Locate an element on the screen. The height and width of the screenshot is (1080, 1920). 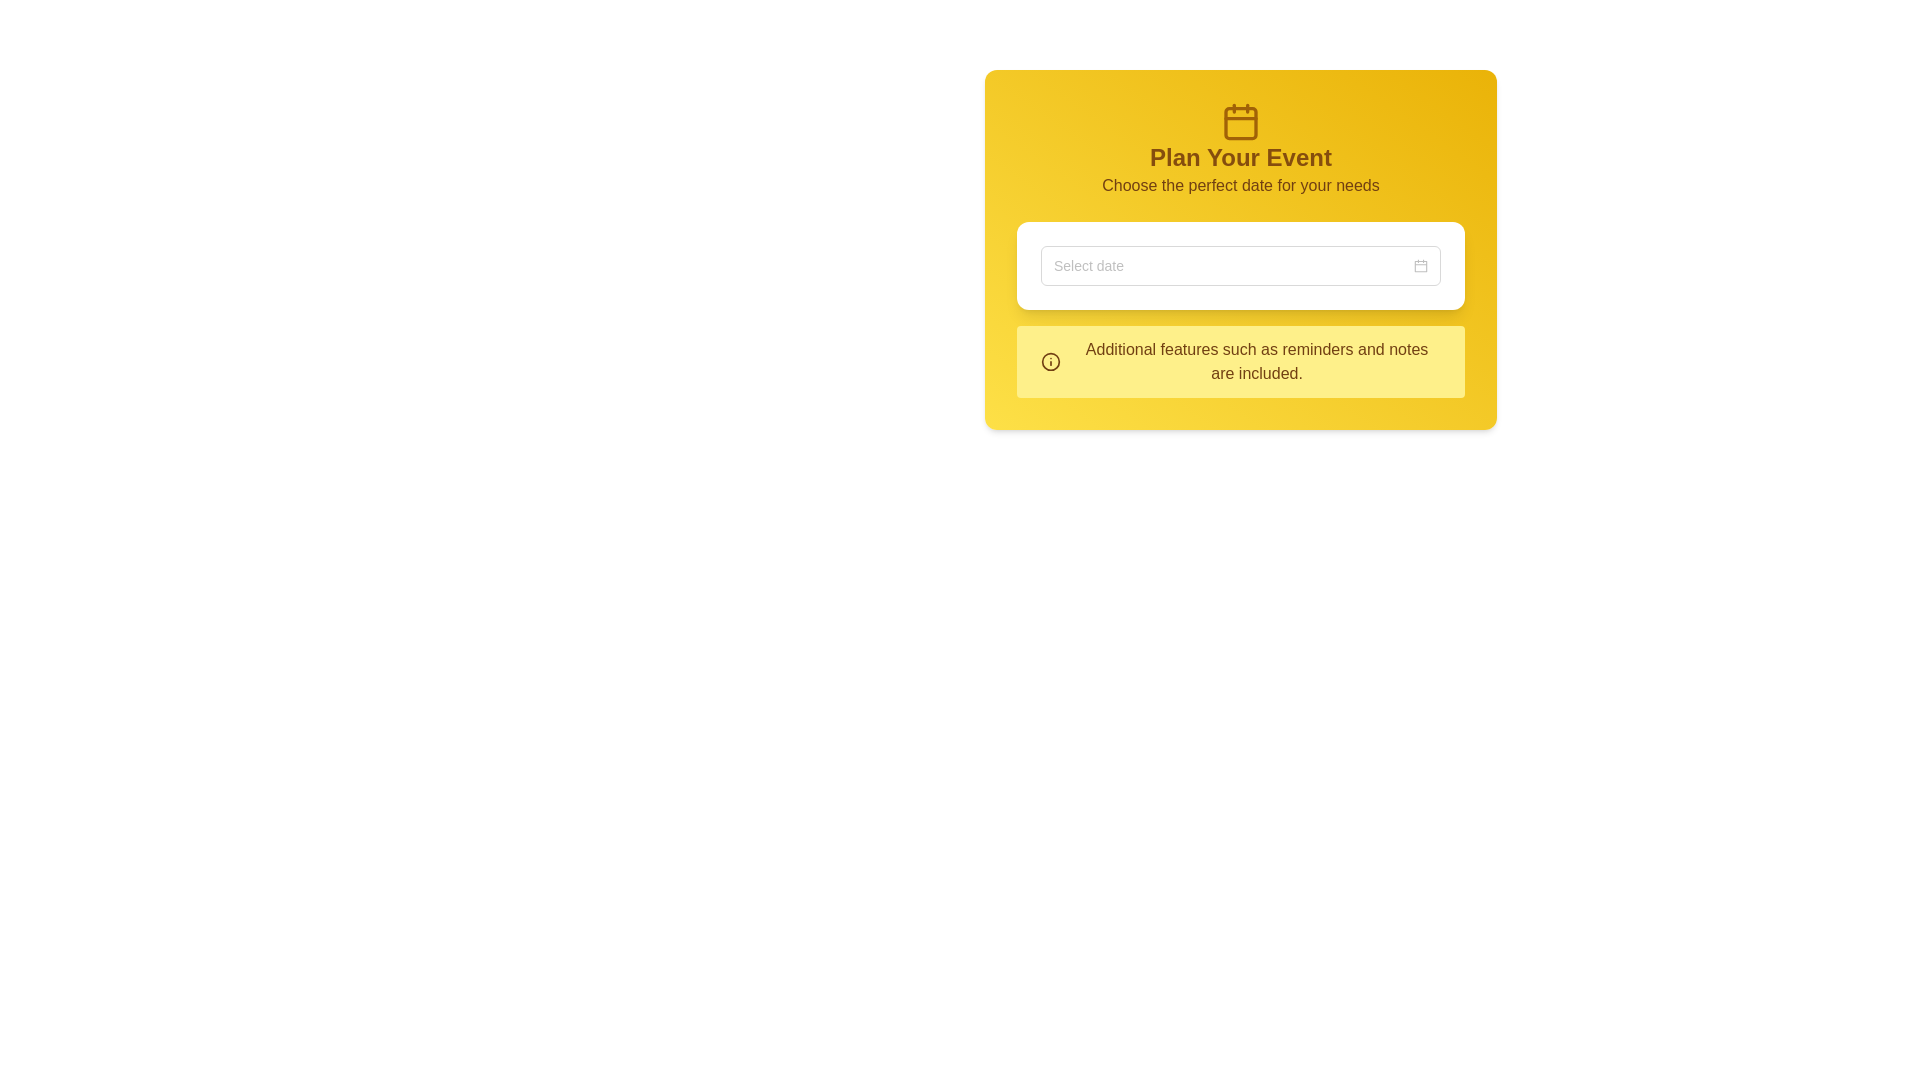
the calendar icon button located at the far-right end of the date picker input field, adjacent to the 'Select Date' placeholder text is located at coordinates (1419, 265).